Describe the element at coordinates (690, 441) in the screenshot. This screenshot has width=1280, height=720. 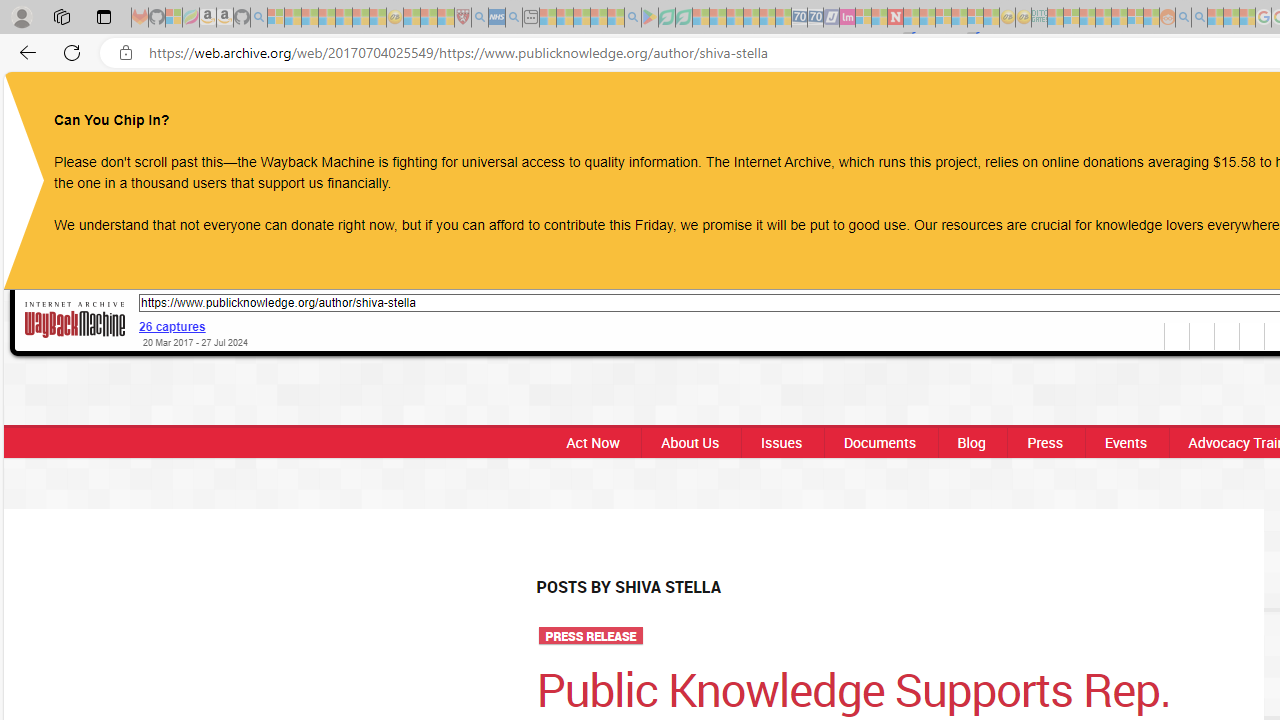
I see `'About Us'` at that location.